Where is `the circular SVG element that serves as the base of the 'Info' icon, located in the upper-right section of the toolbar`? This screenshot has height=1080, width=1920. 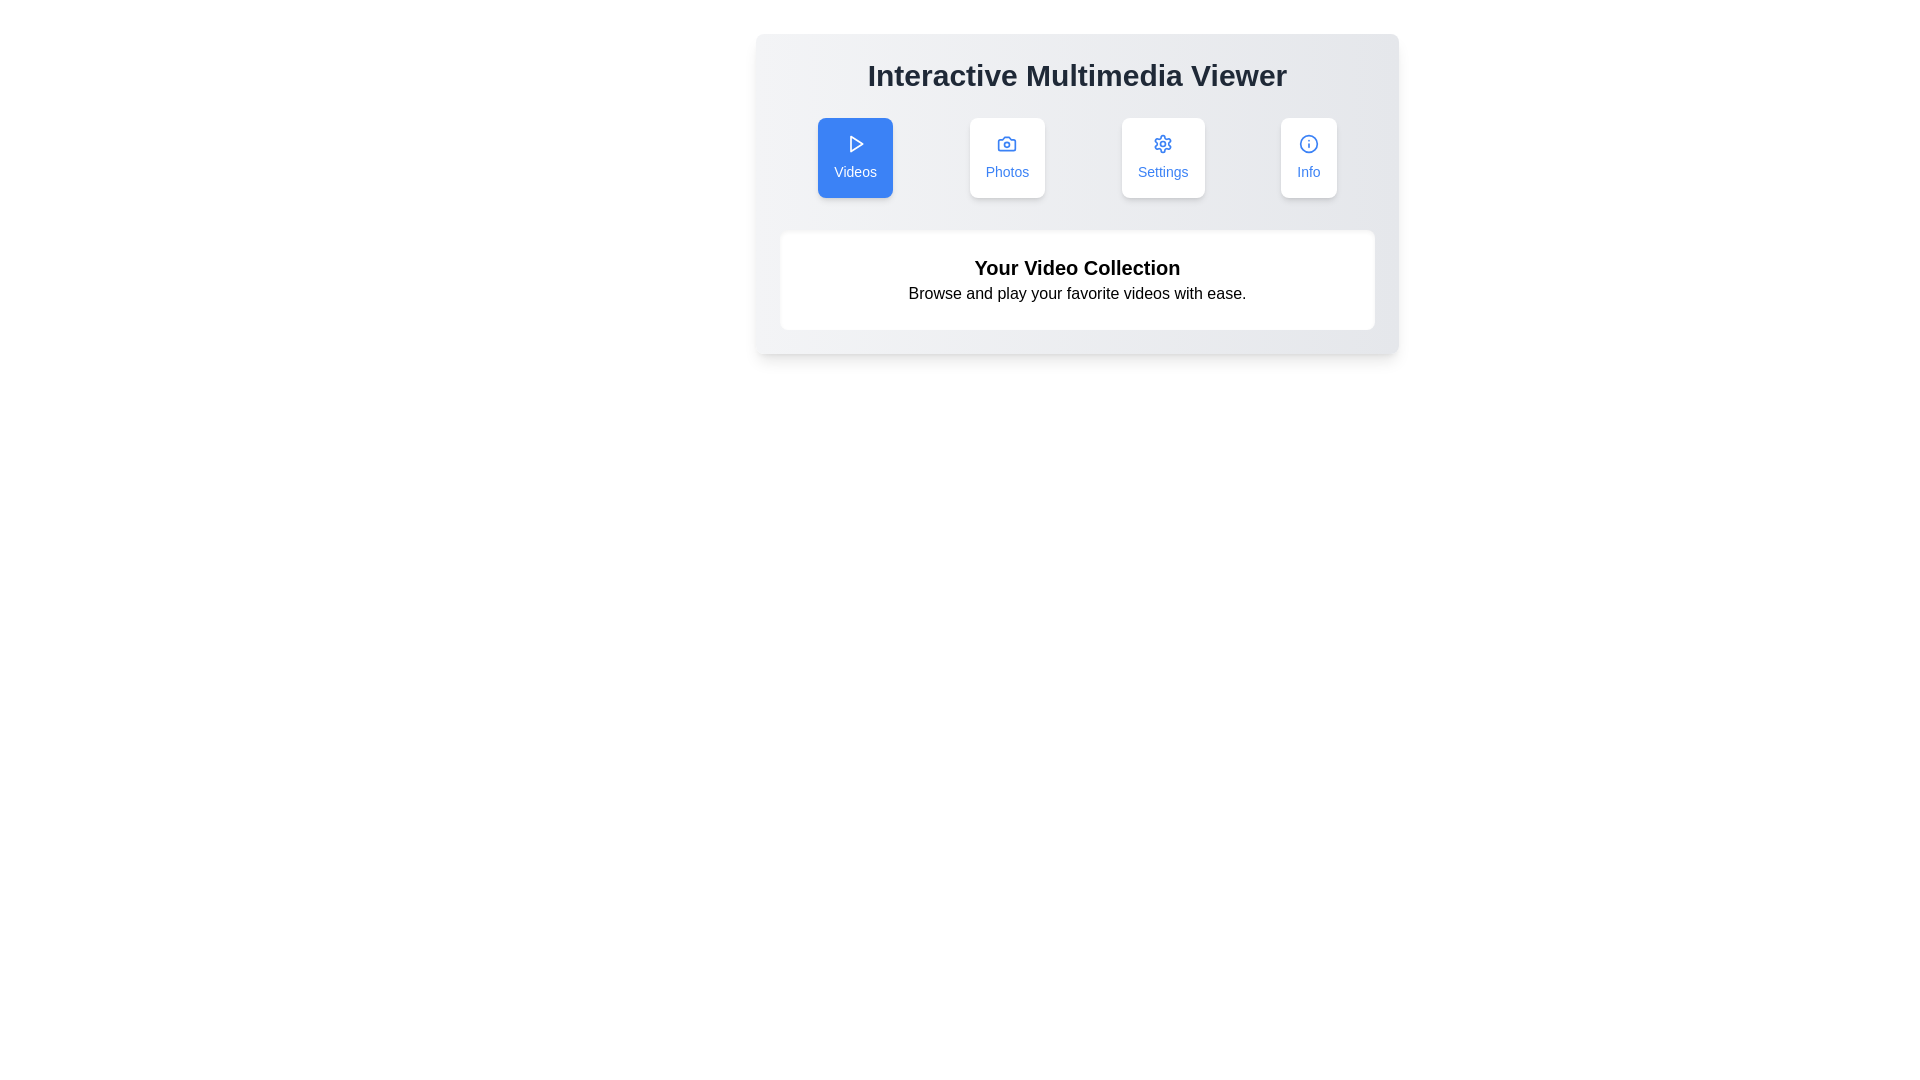 the circular SVG element that serves as the base of the 'Info' icon, located in the upper-right section of the toolbar is located at coordinates (1308, 142).